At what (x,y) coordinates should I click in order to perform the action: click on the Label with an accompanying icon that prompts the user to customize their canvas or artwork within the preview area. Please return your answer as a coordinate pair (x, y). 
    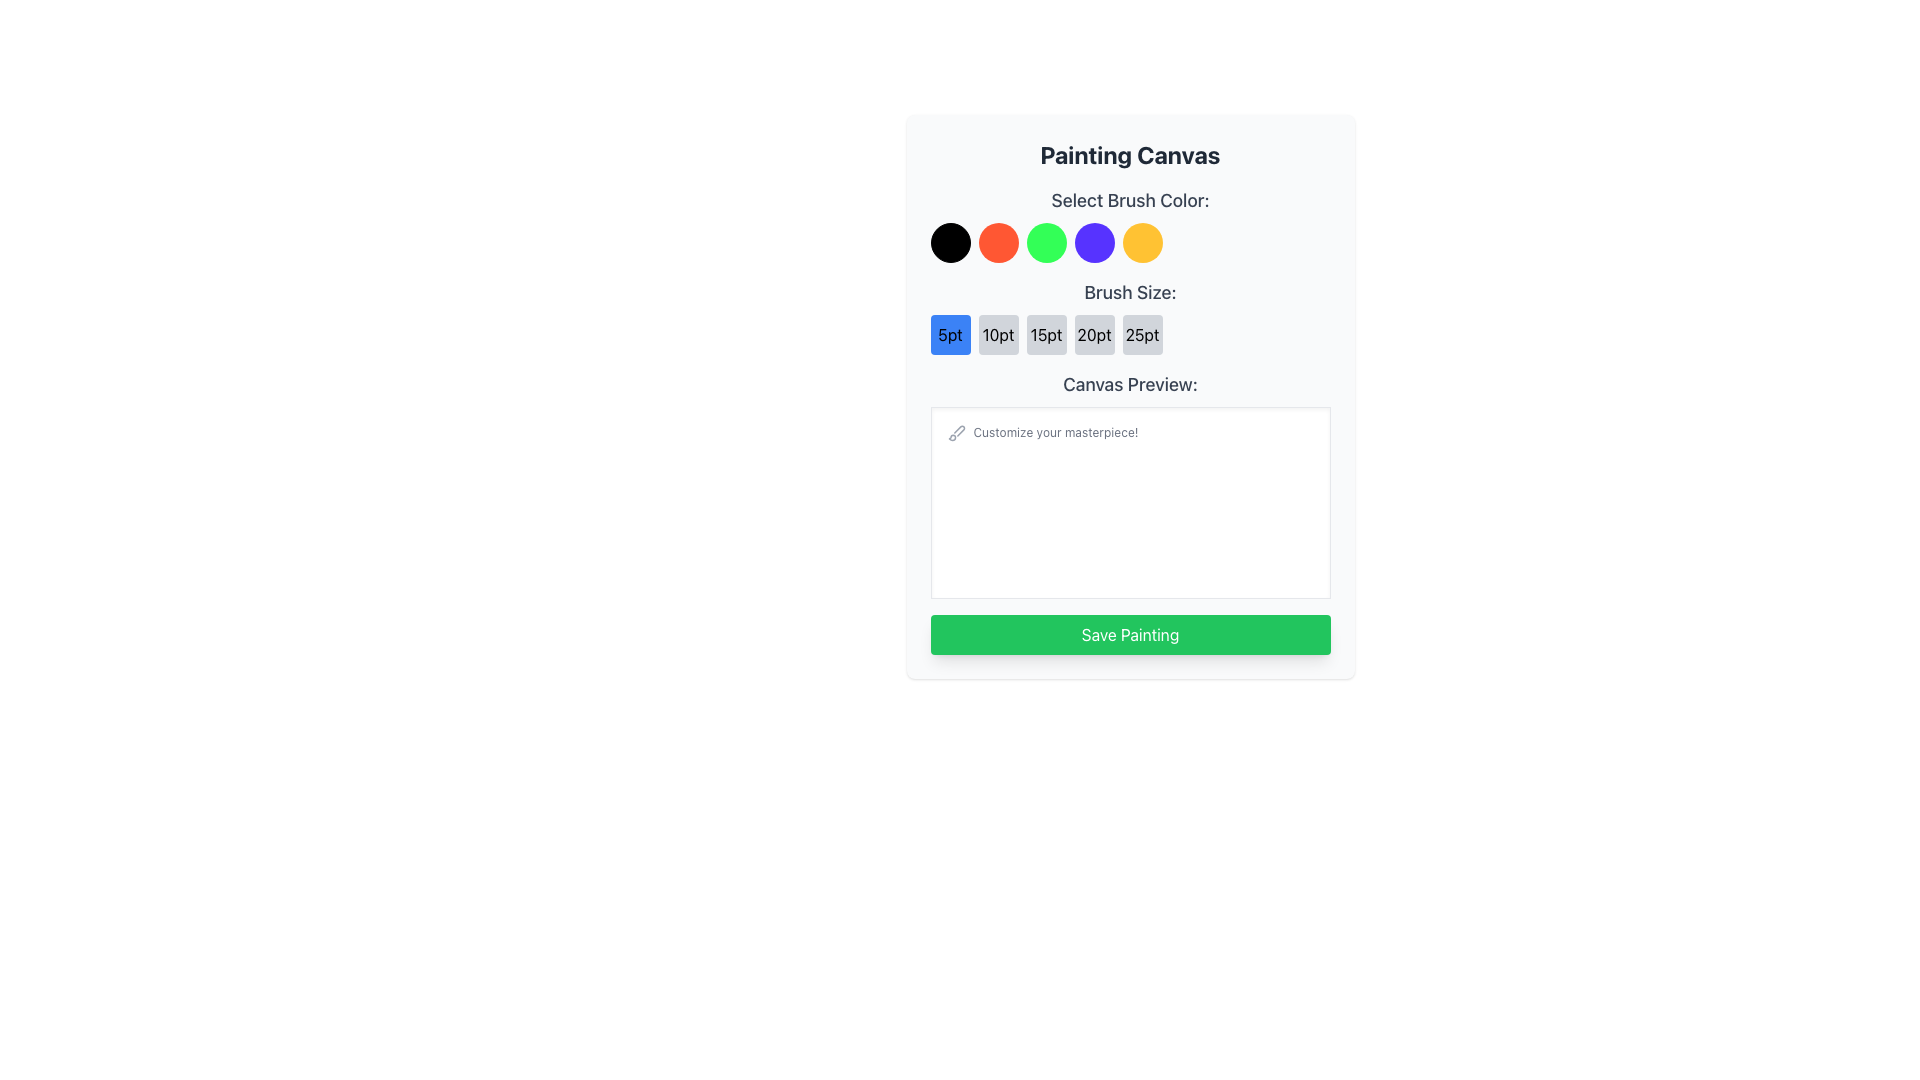
    Looking at the image, I should click on (1041, 431).